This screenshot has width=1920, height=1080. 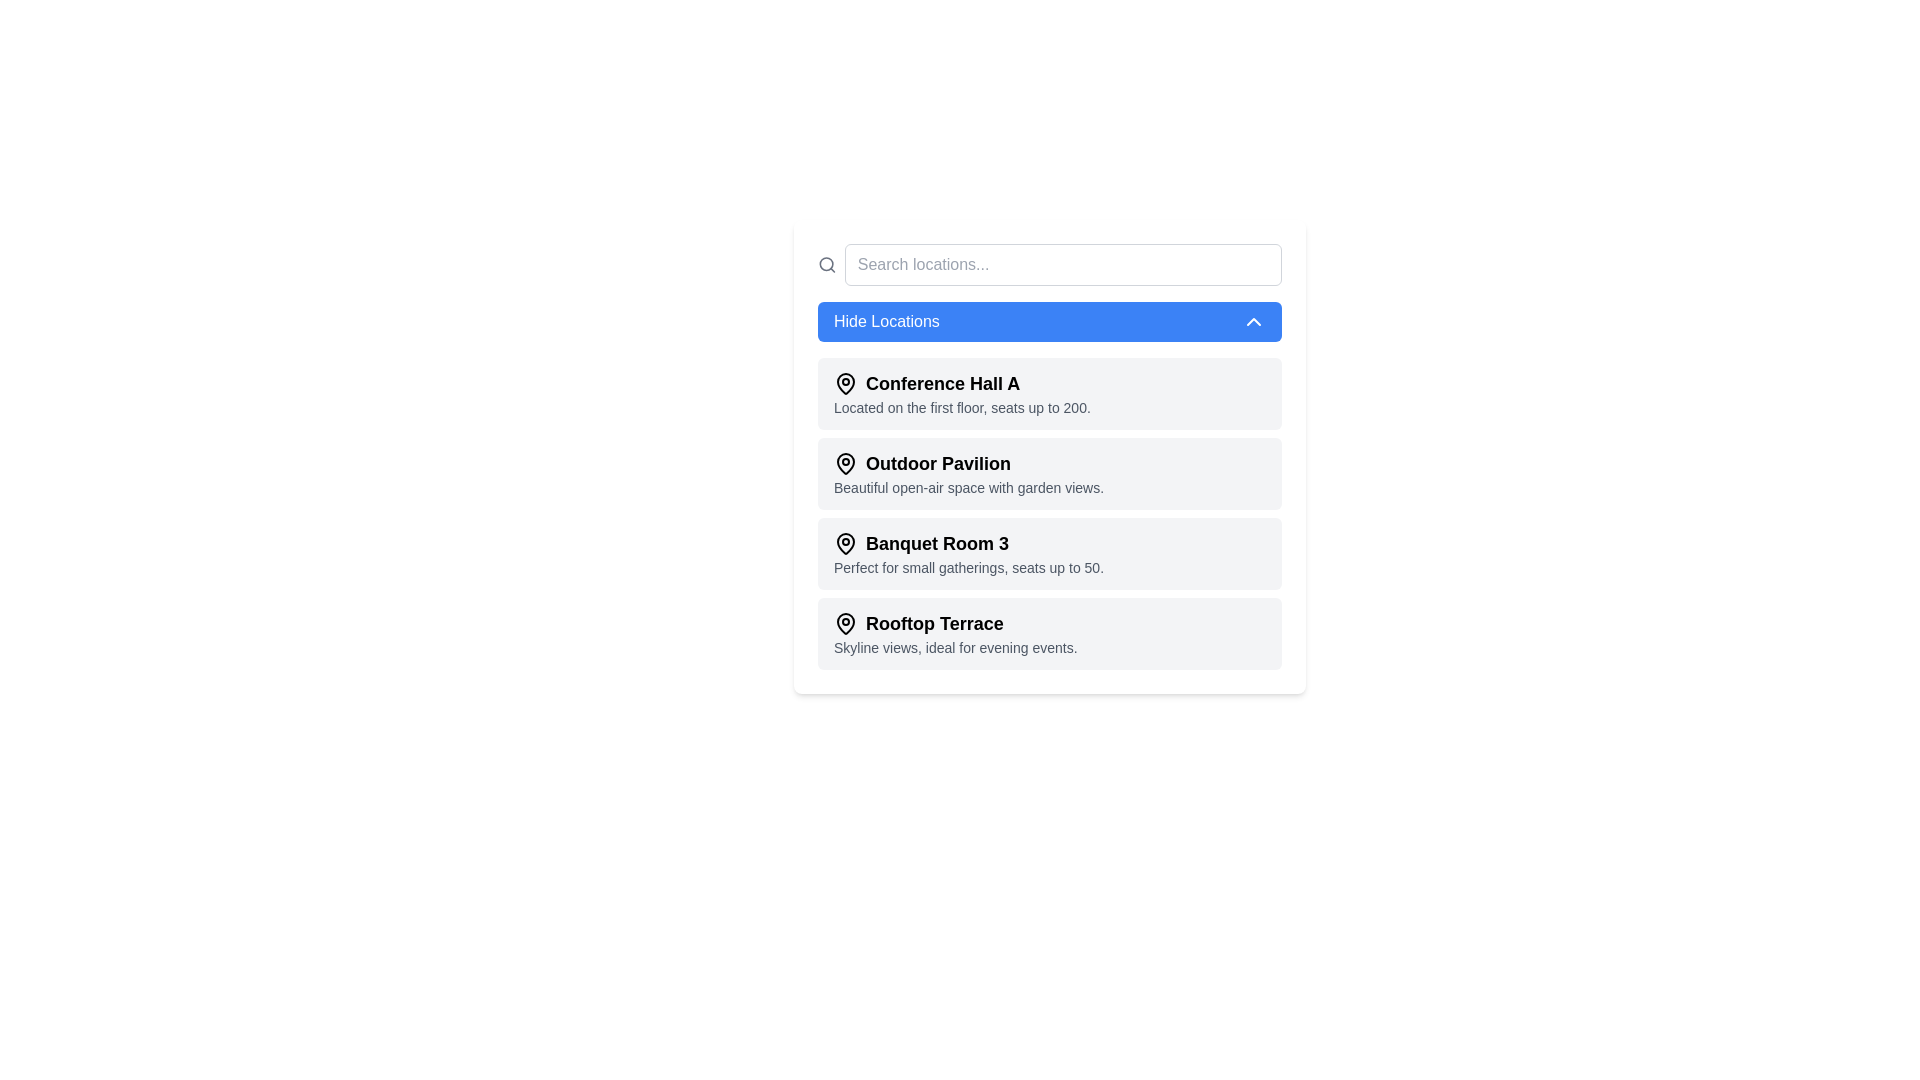 What do you see at coordinates (962, 393) in the screenshot?
I see `the first list item in the vertical navigation pane that describes 'Conference Hall A'` at bounding box center [962, 393].